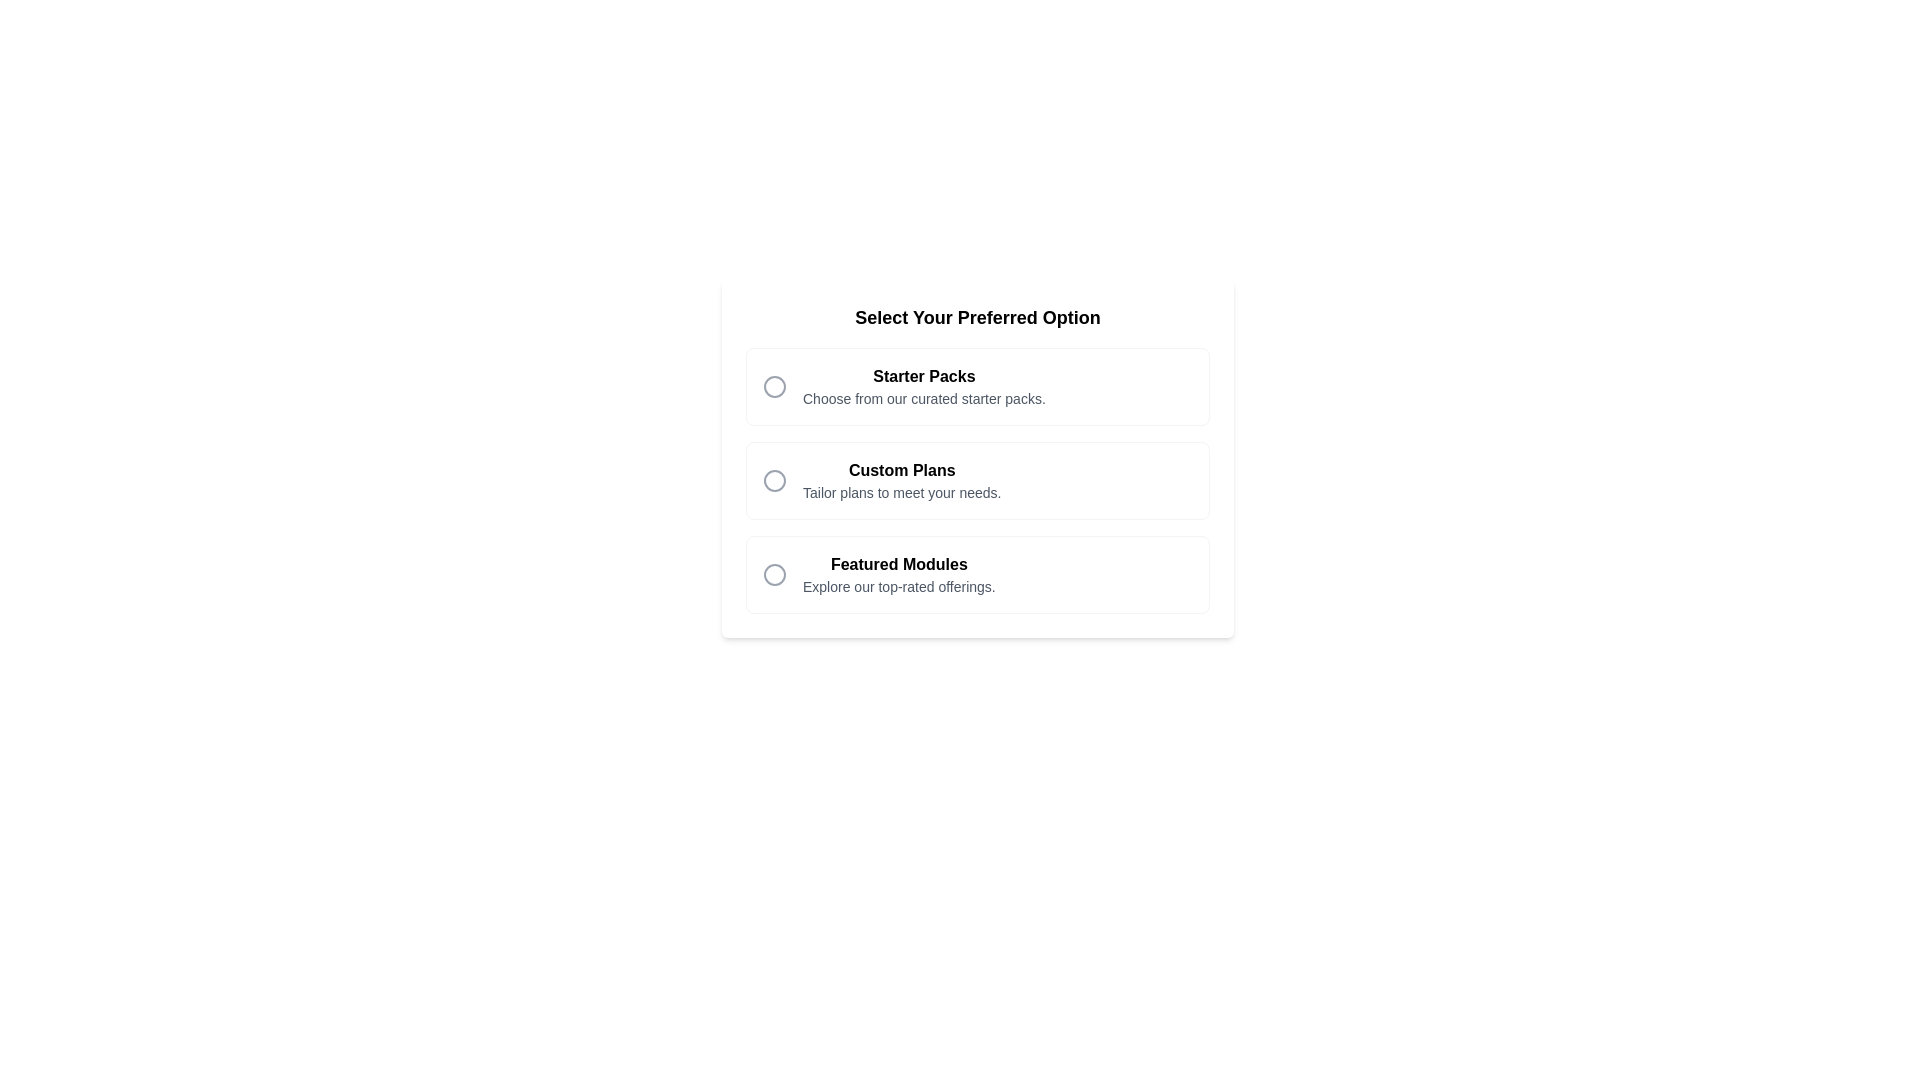 This screenshot has width=1920, height=1080. Describe the element at coordinates (773, 574) in the screenshot. I see `the icon located at the beginning of the 'Featured Modules' card, which symbolizes the represented option or its state within the selection interface` at that location.